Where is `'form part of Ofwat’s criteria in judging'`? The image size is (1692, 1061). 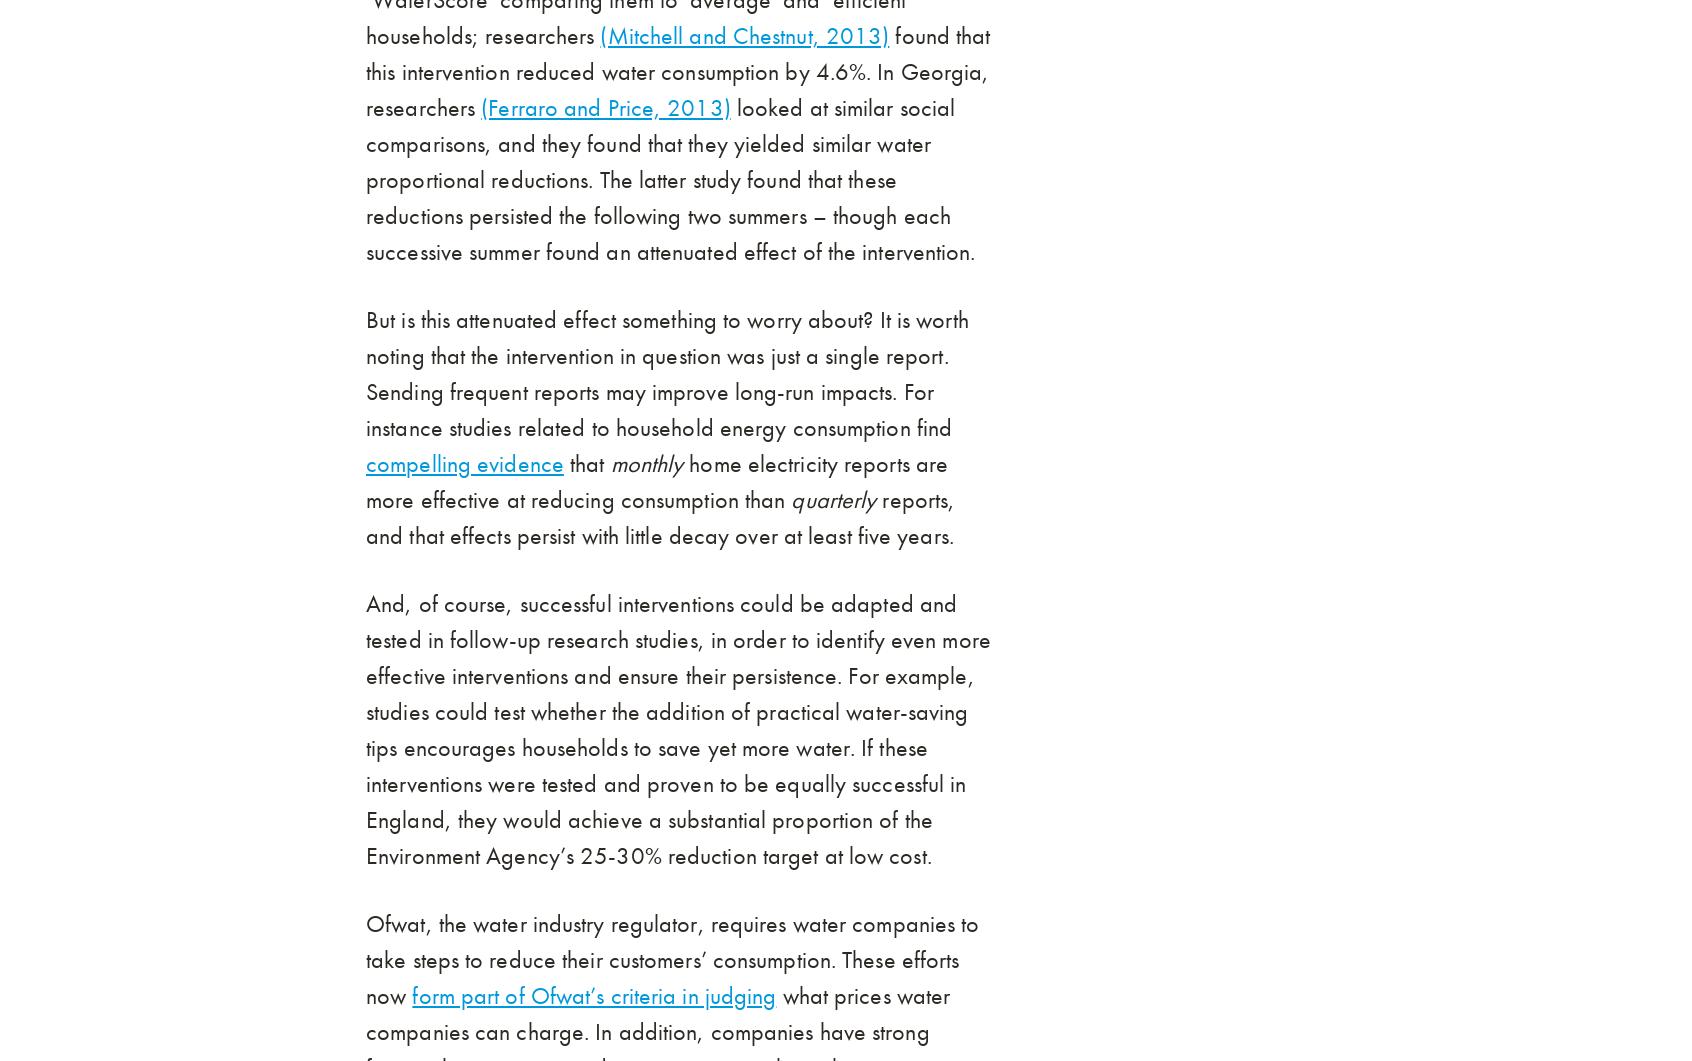
'form part of Ofwat’s criteria in judging' is located at coordinates (593, 994).